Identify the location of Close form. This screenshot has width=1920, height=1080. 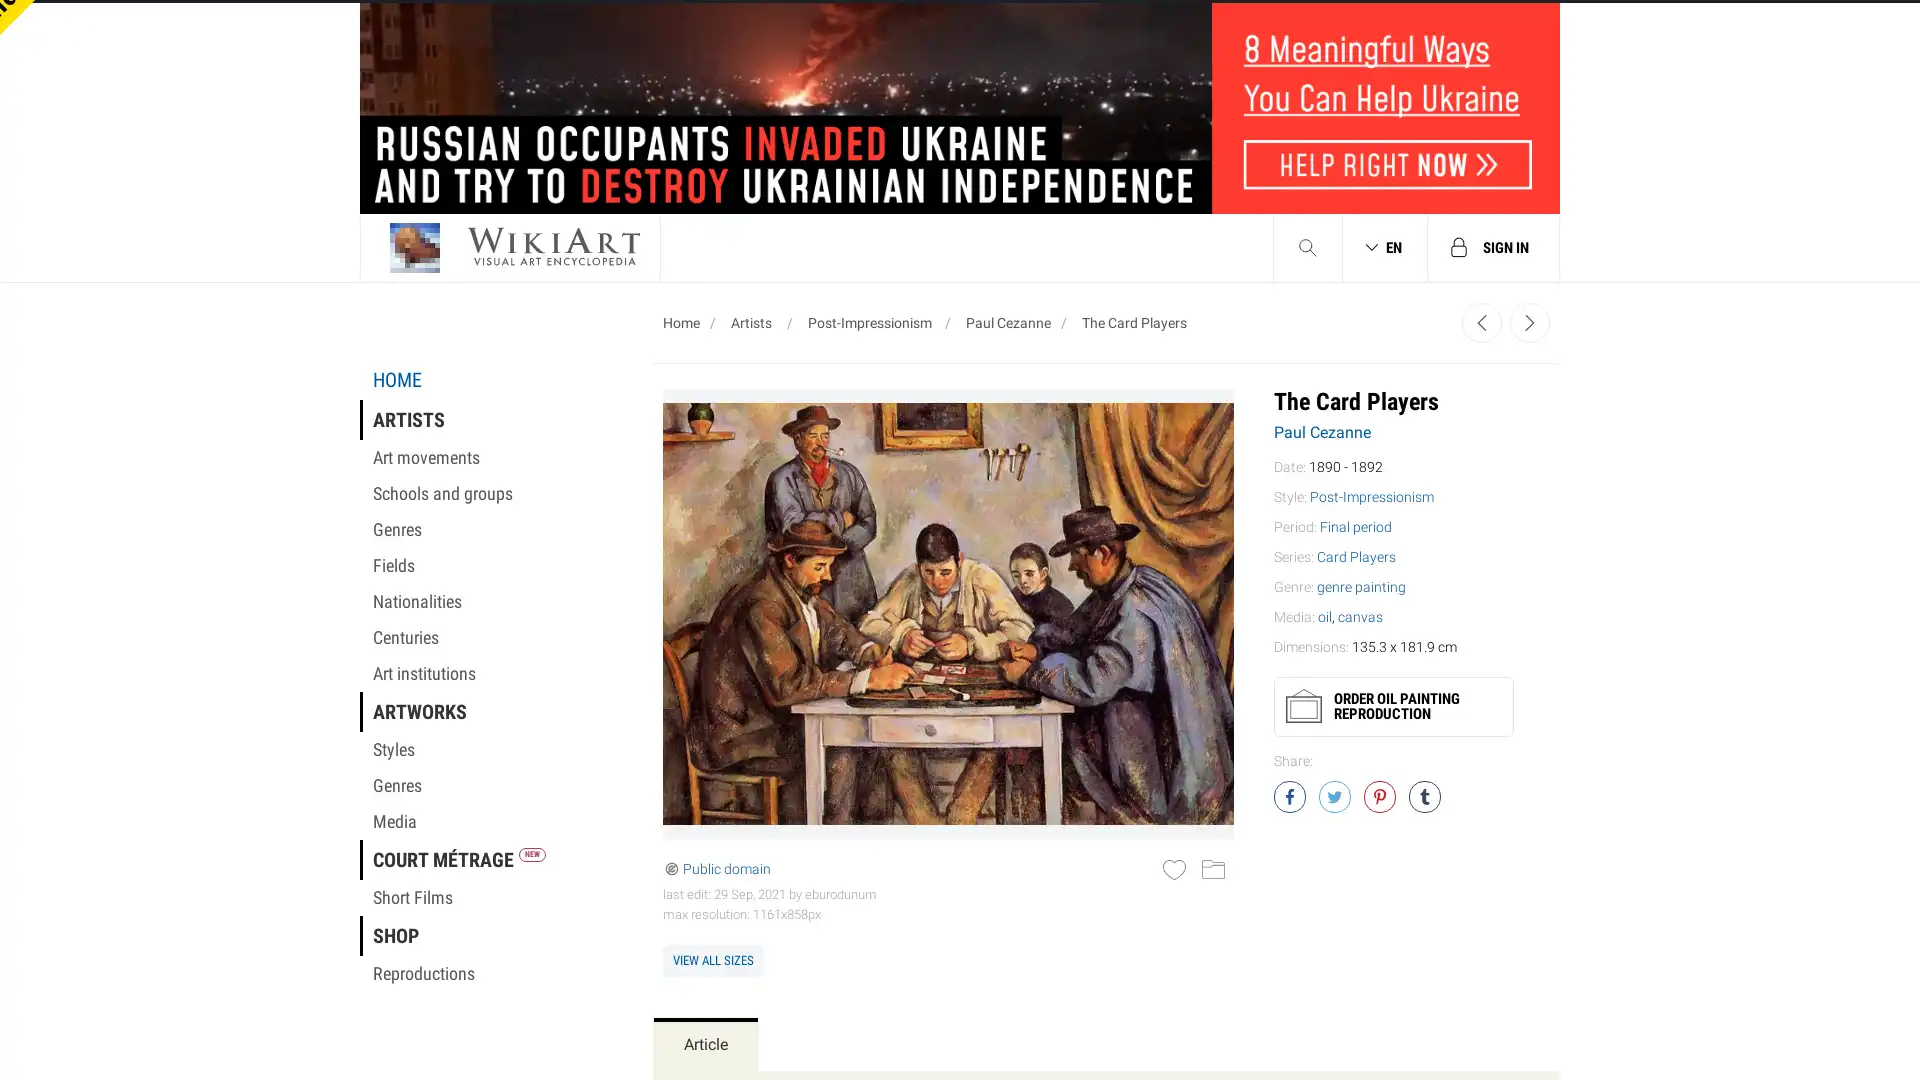
(1334, 45).